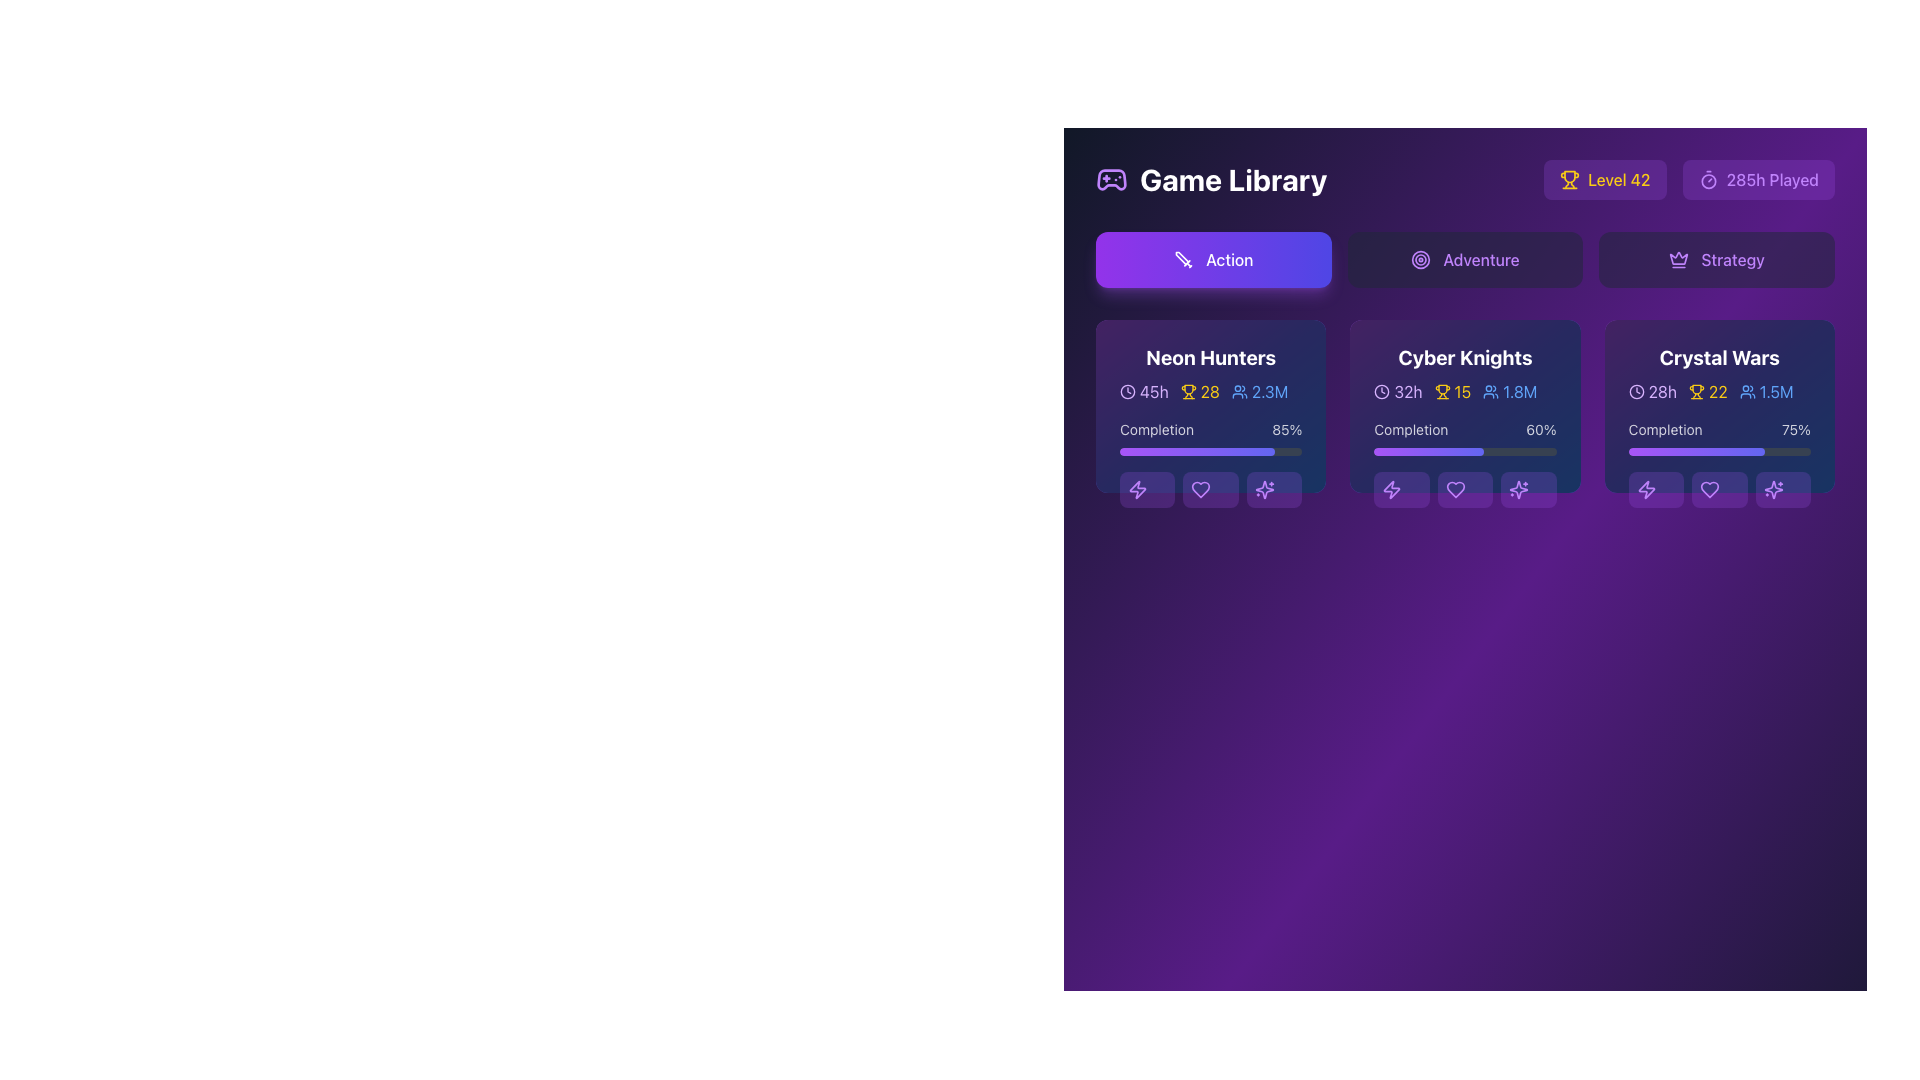  Describe the element at coordinates (1527, 489) in the screenshot. I see `the rounded rectangular purple button with a star icon` at that location.